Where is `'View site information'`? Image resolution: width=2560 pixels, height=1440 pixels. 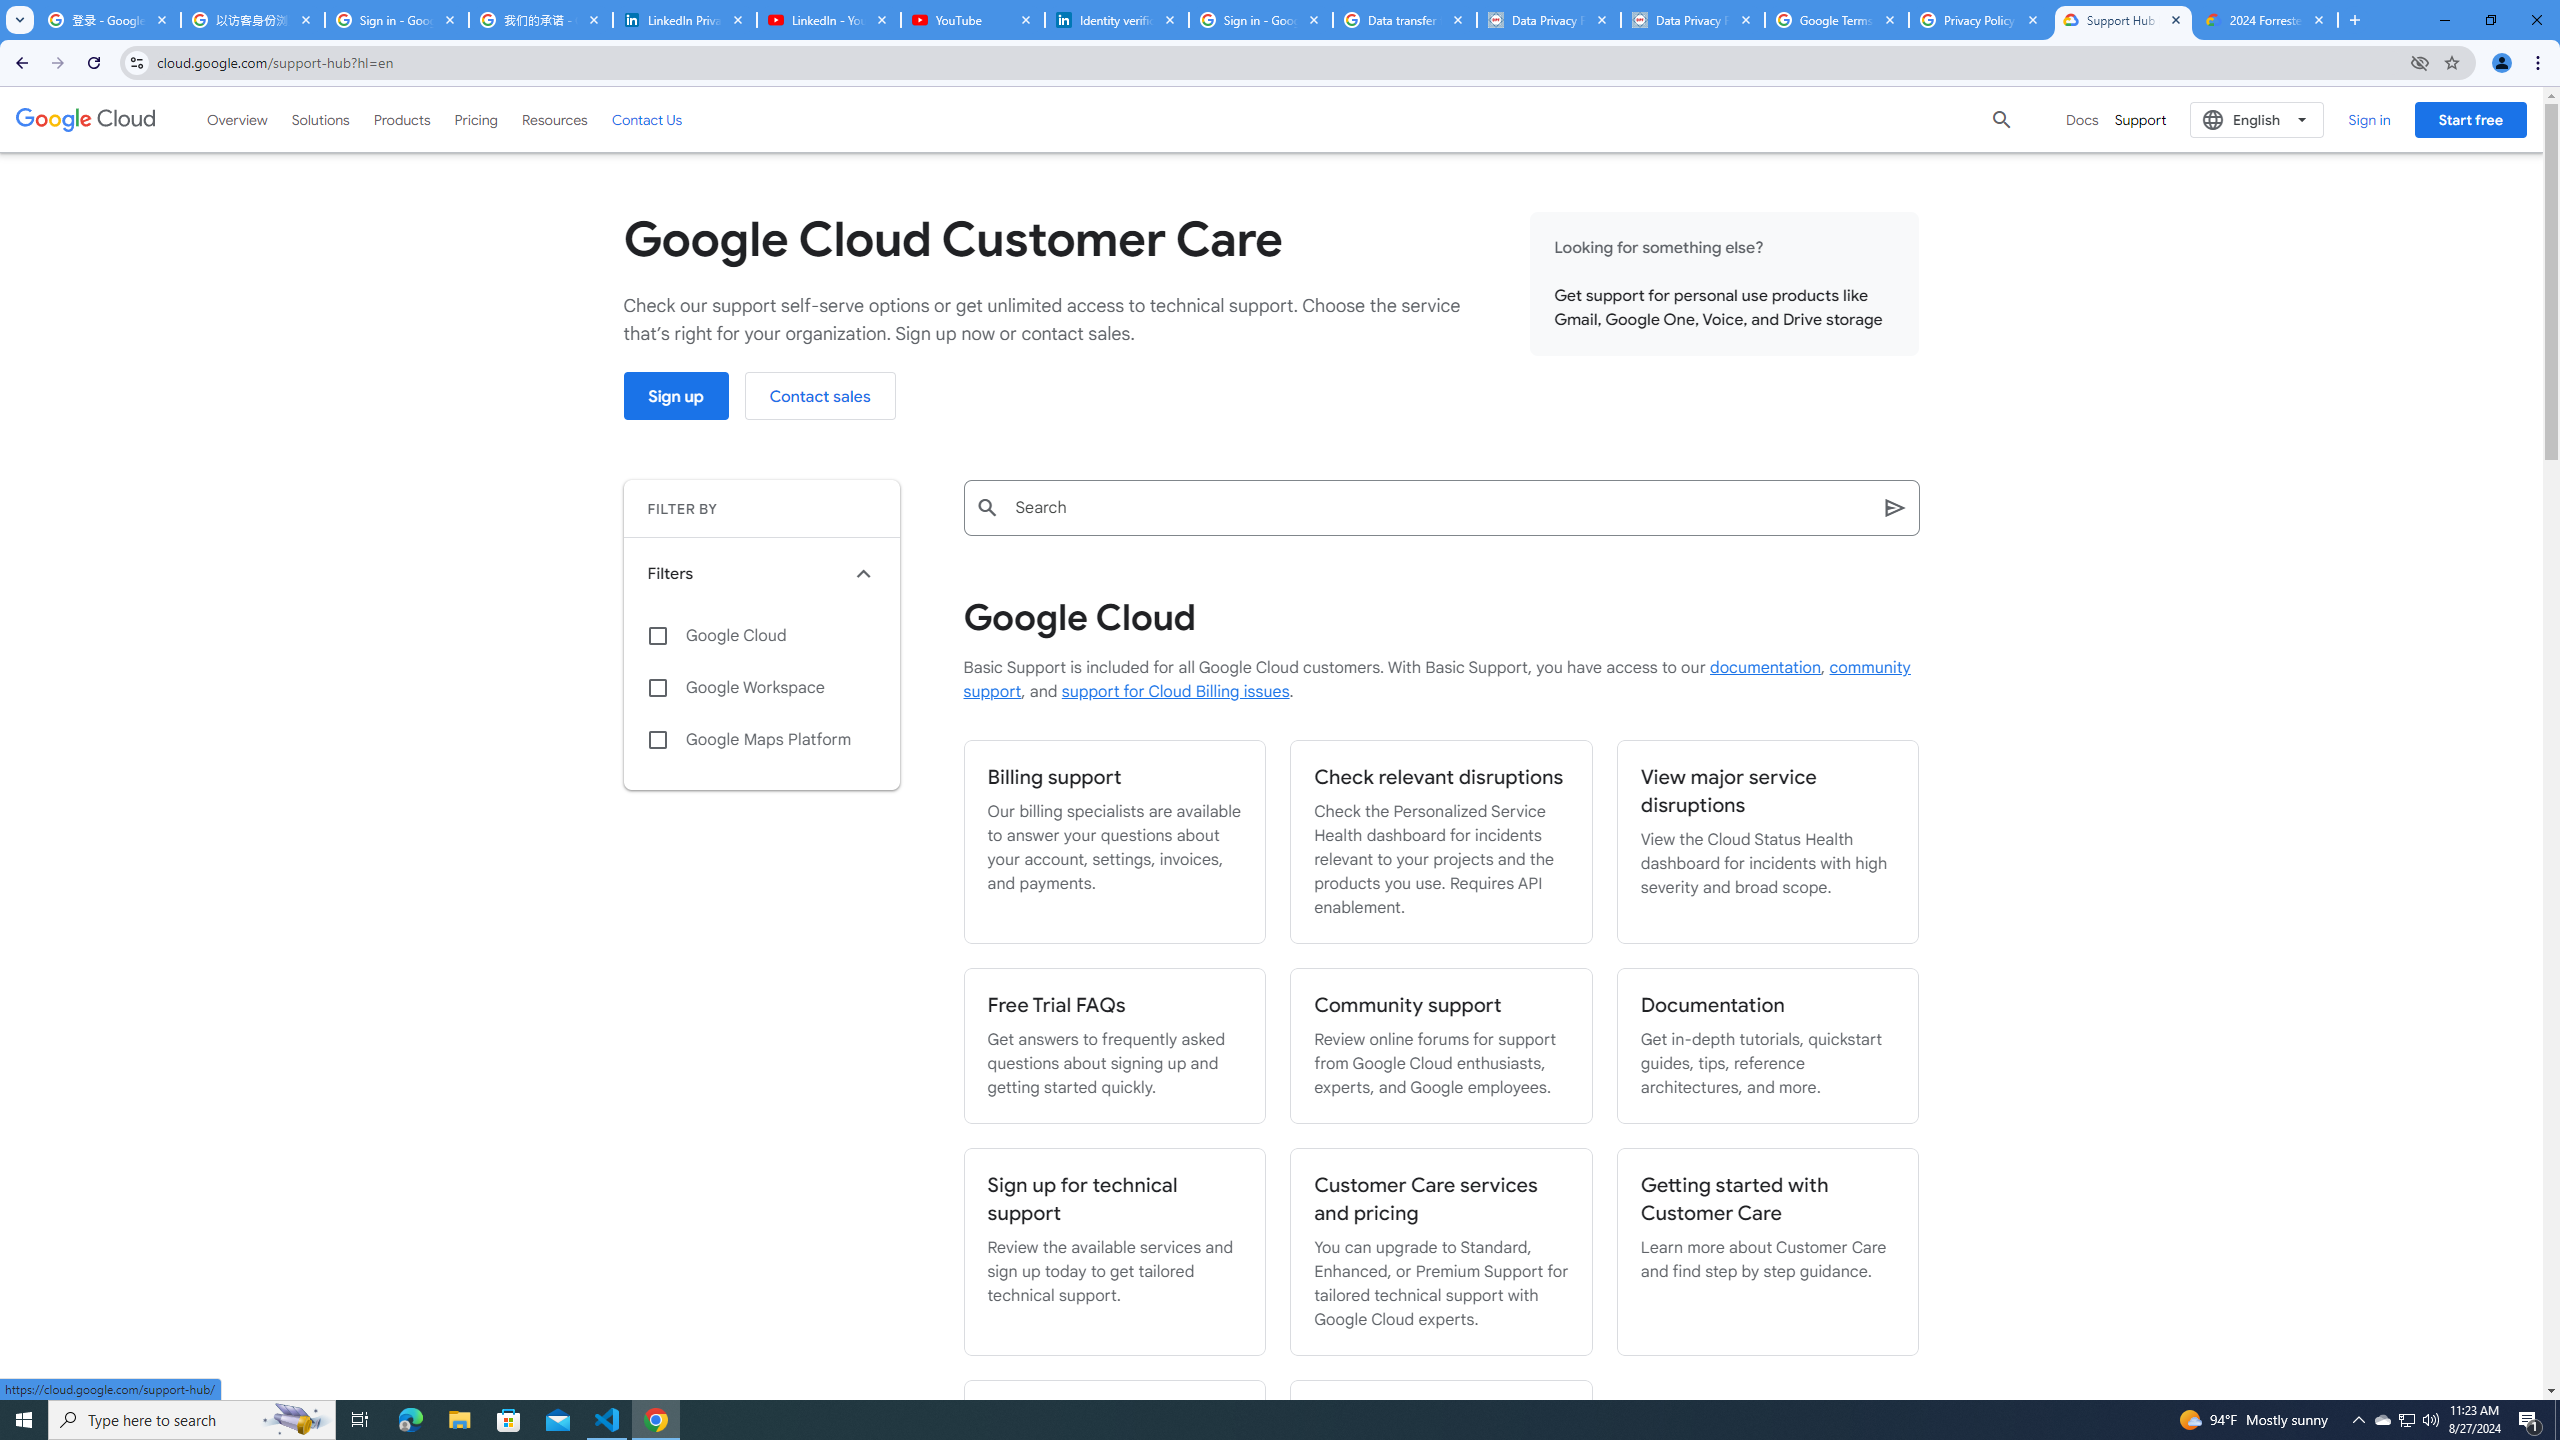
'View site information' is located at coordinates (135, 61).